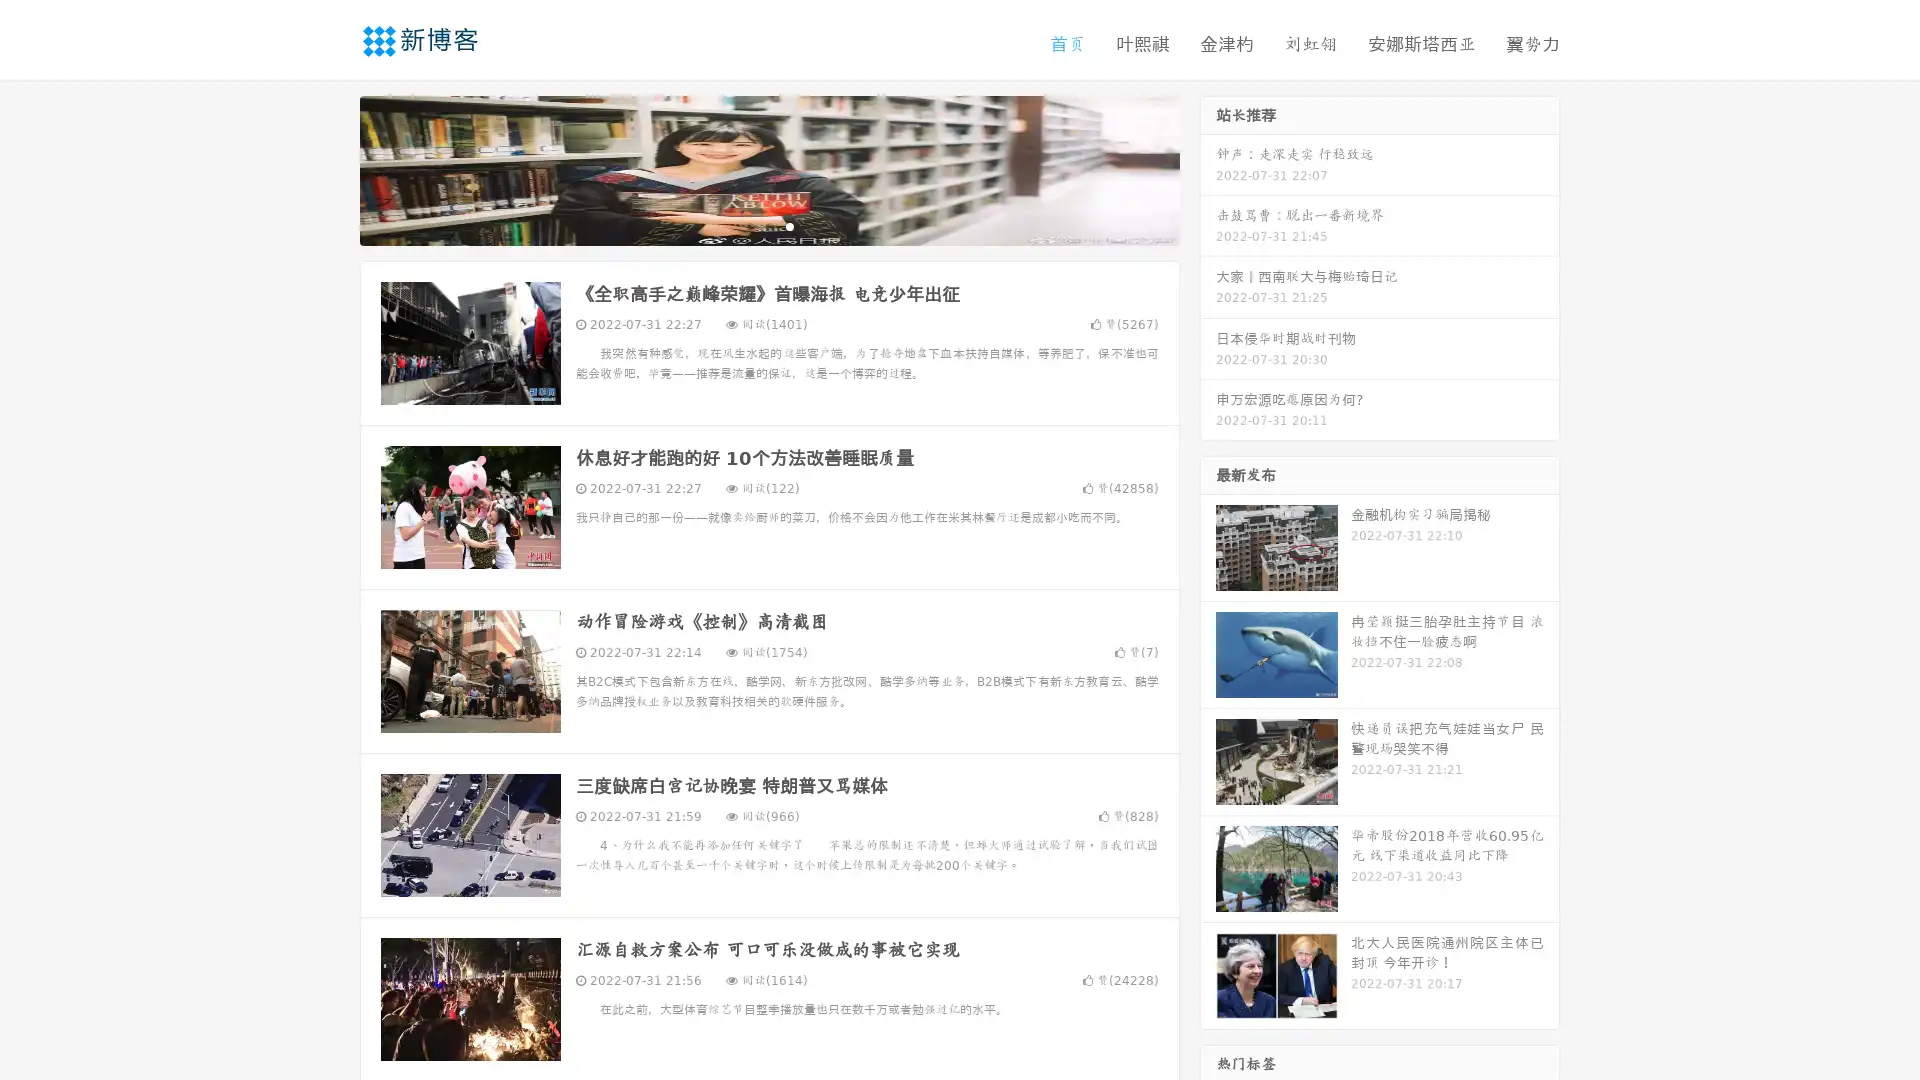 This screenshot has width=1920, height=1080. Describe the element at coordinates (789, 225) in the screenshot. I see `Go to slide 3` at that location.